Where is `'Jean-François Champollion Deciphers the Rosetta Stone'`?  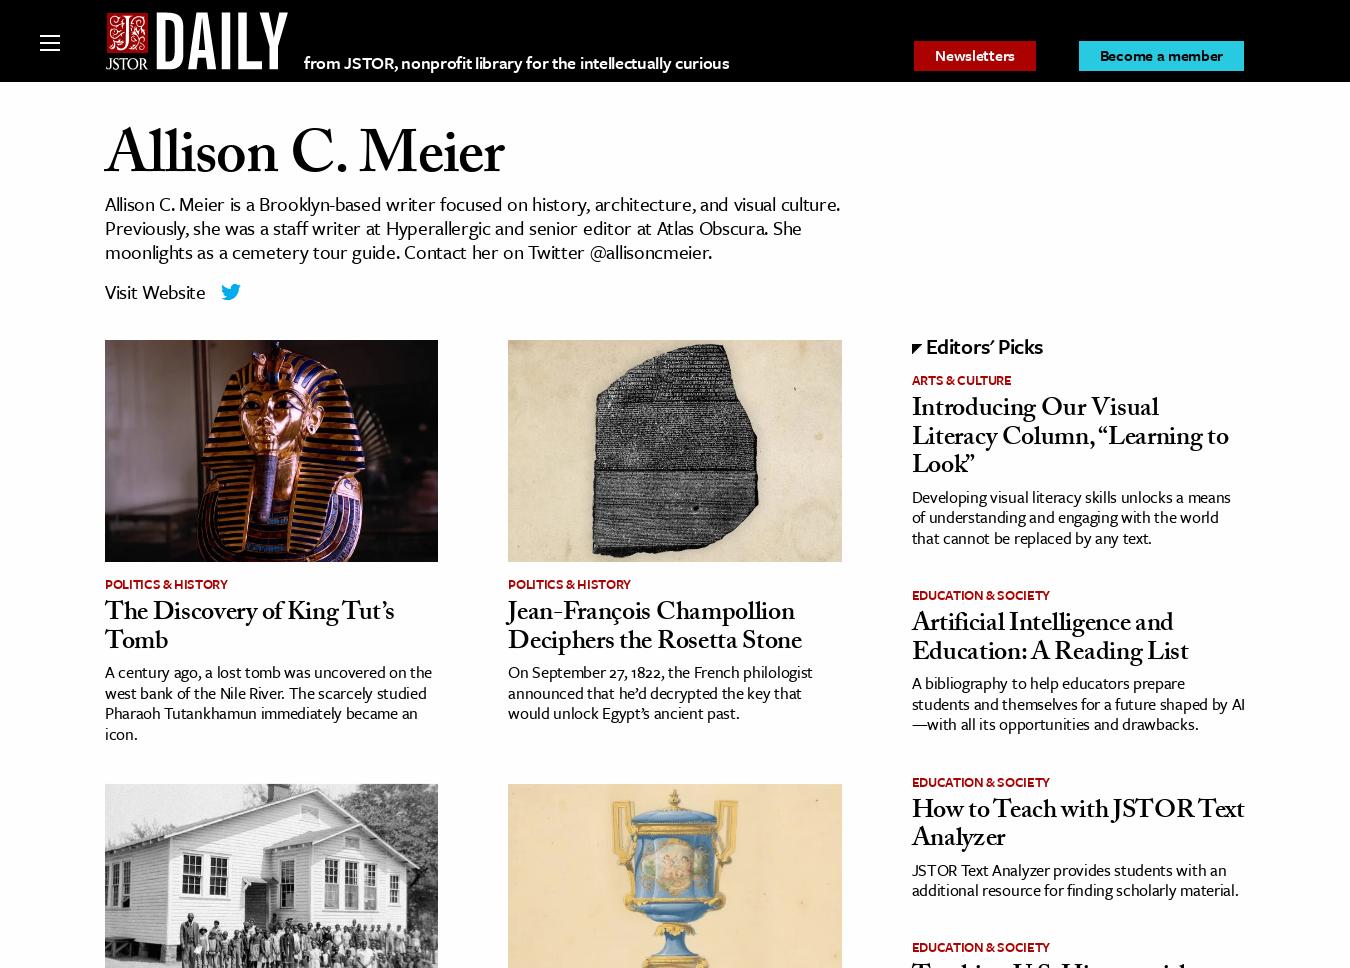
'Jean-François Champollion Deciphers the Rosetta Stone' is located at coordinates (654, 628).